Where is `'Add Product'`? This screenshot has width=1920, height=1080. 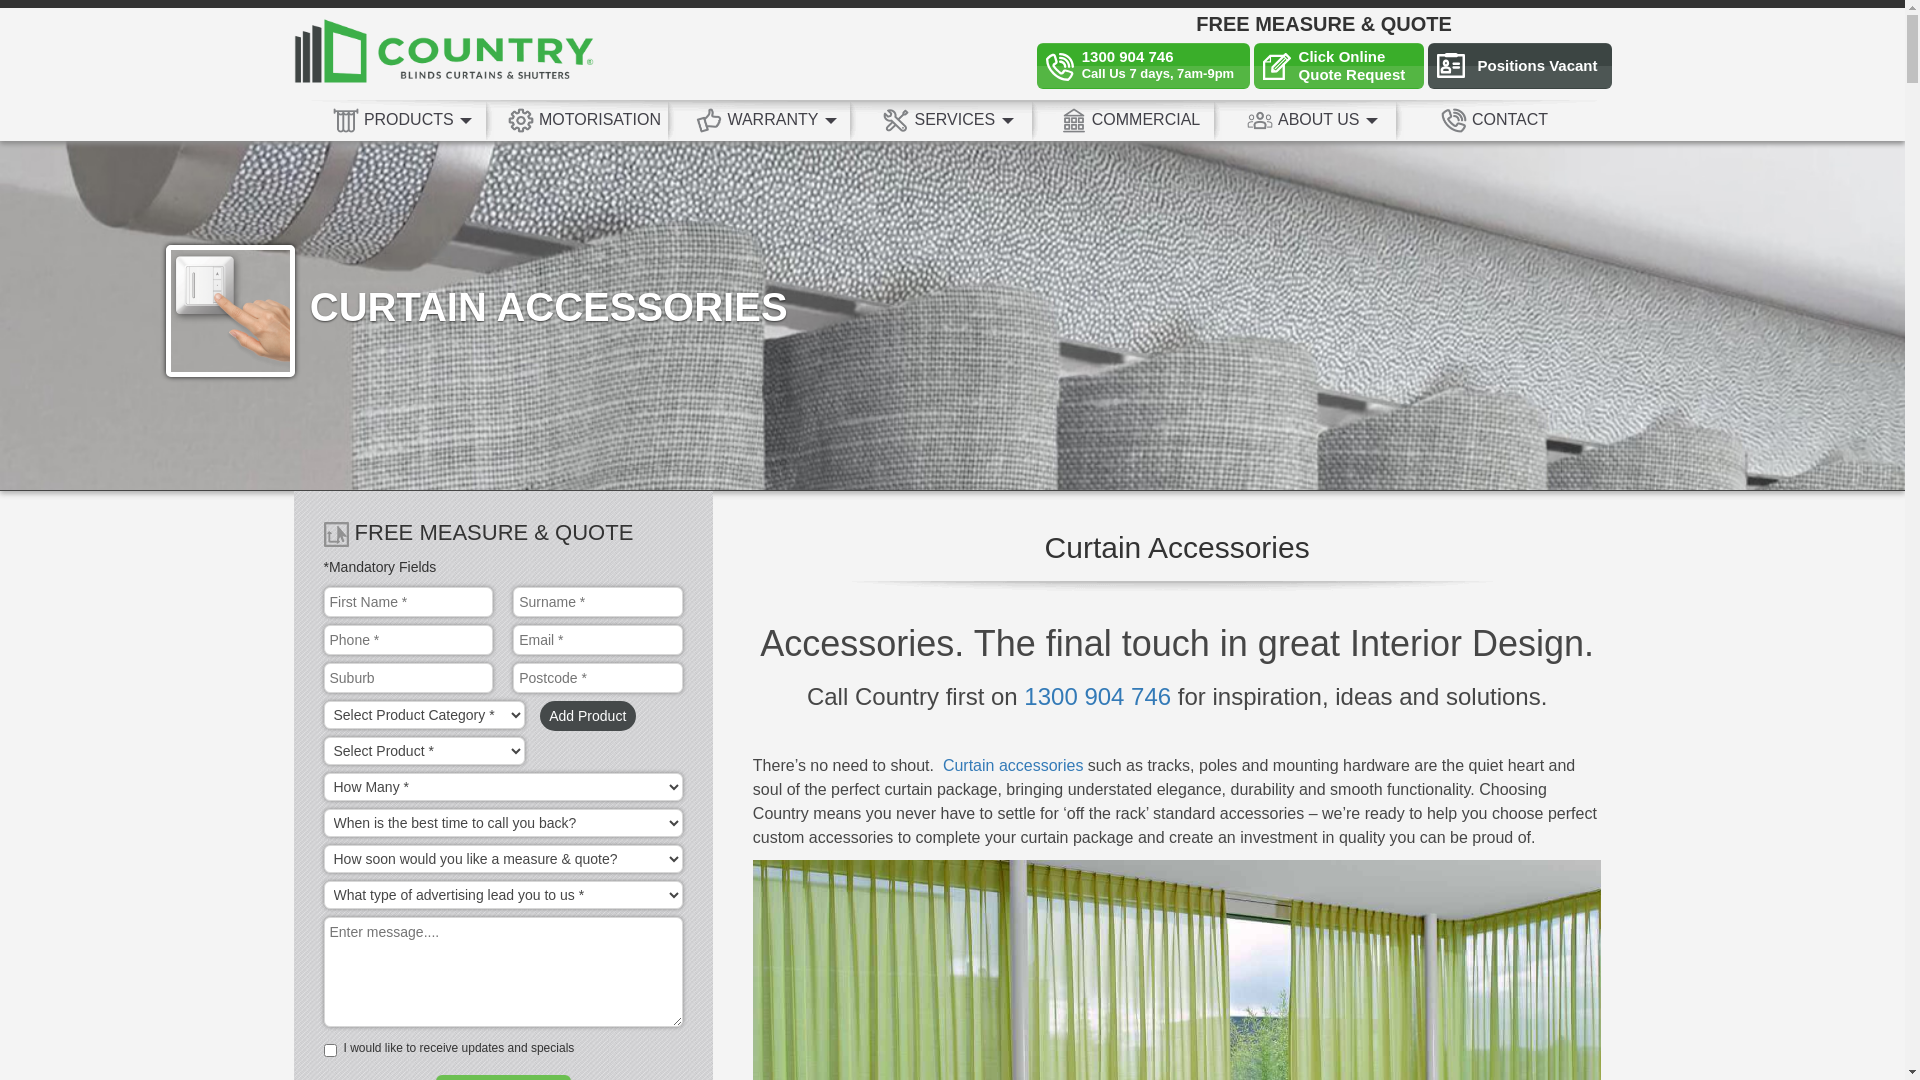
'Add Product' is located at coordinates (539, 715).